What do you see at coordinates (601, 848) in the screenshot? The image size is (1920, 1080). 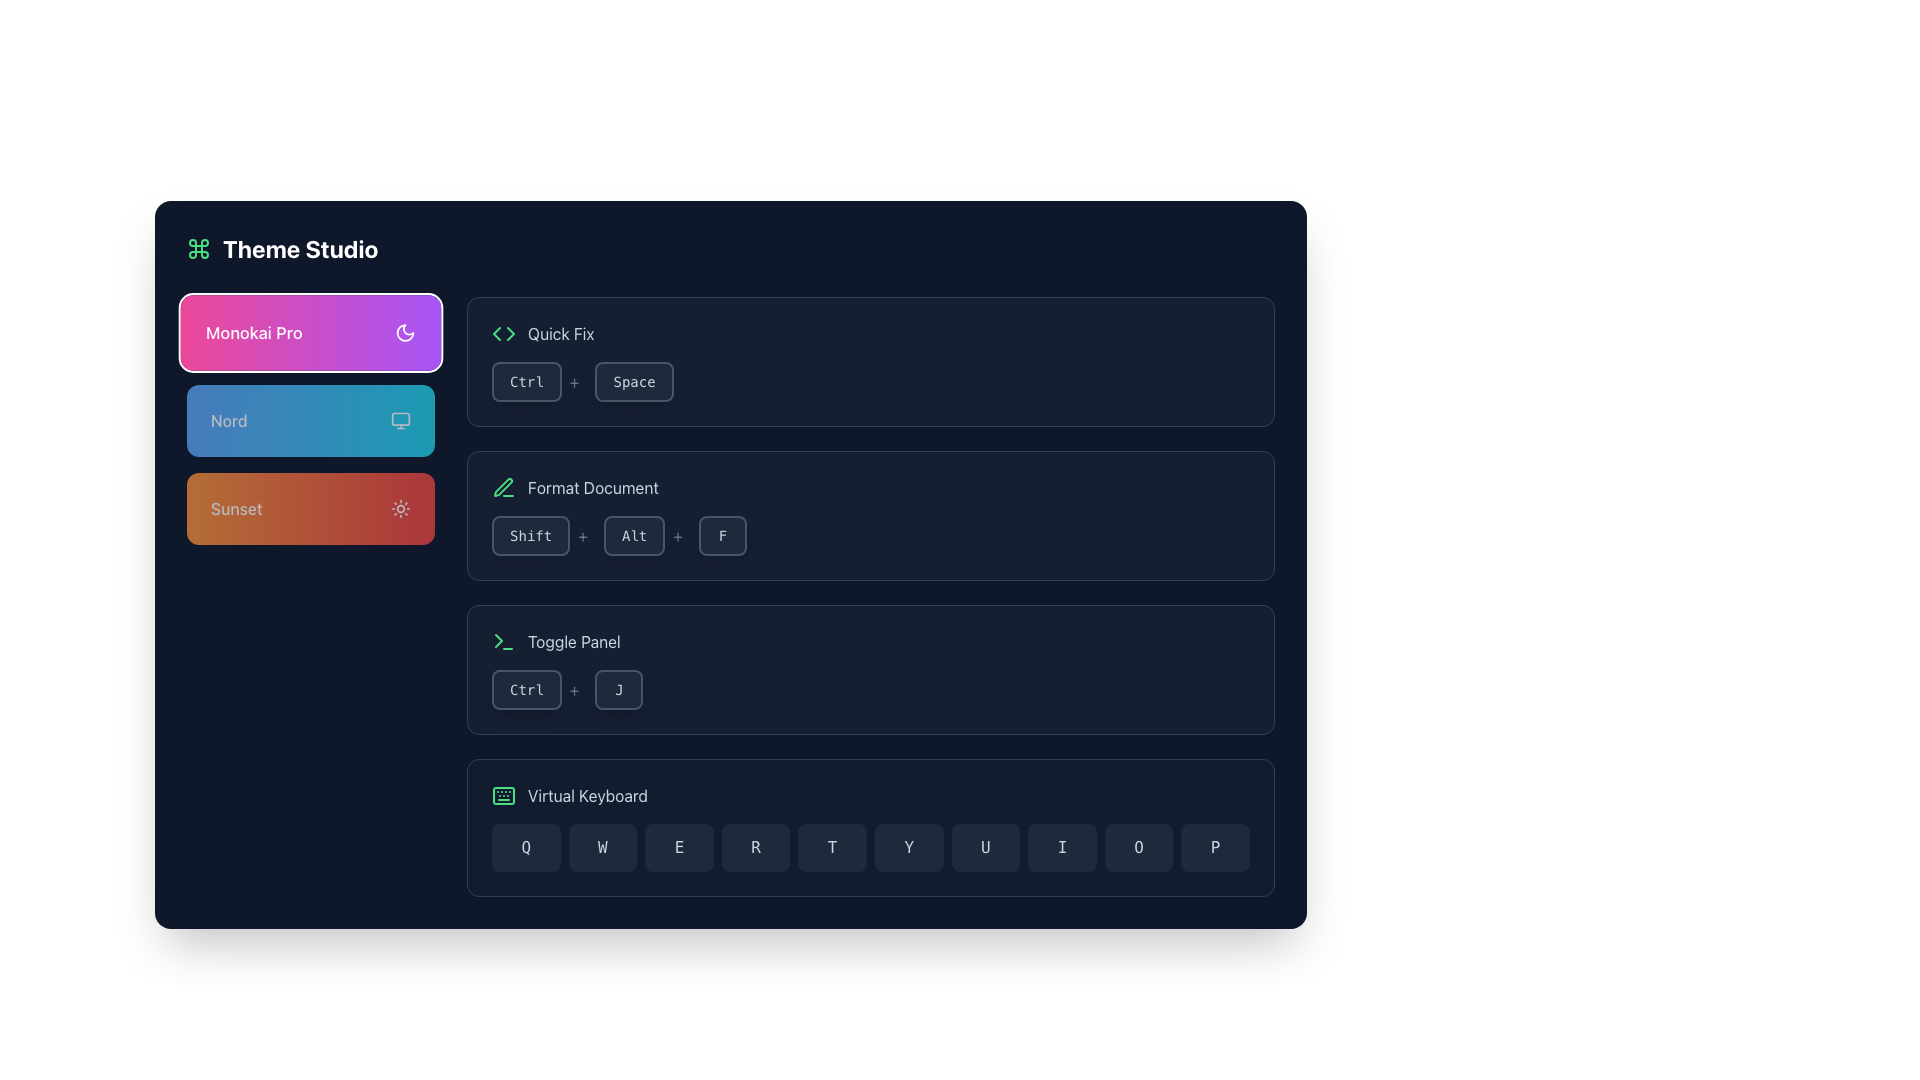 I see `the 'W' button on the virtual keyboard to input the letter 'W'` at bounding box center [601, 848].